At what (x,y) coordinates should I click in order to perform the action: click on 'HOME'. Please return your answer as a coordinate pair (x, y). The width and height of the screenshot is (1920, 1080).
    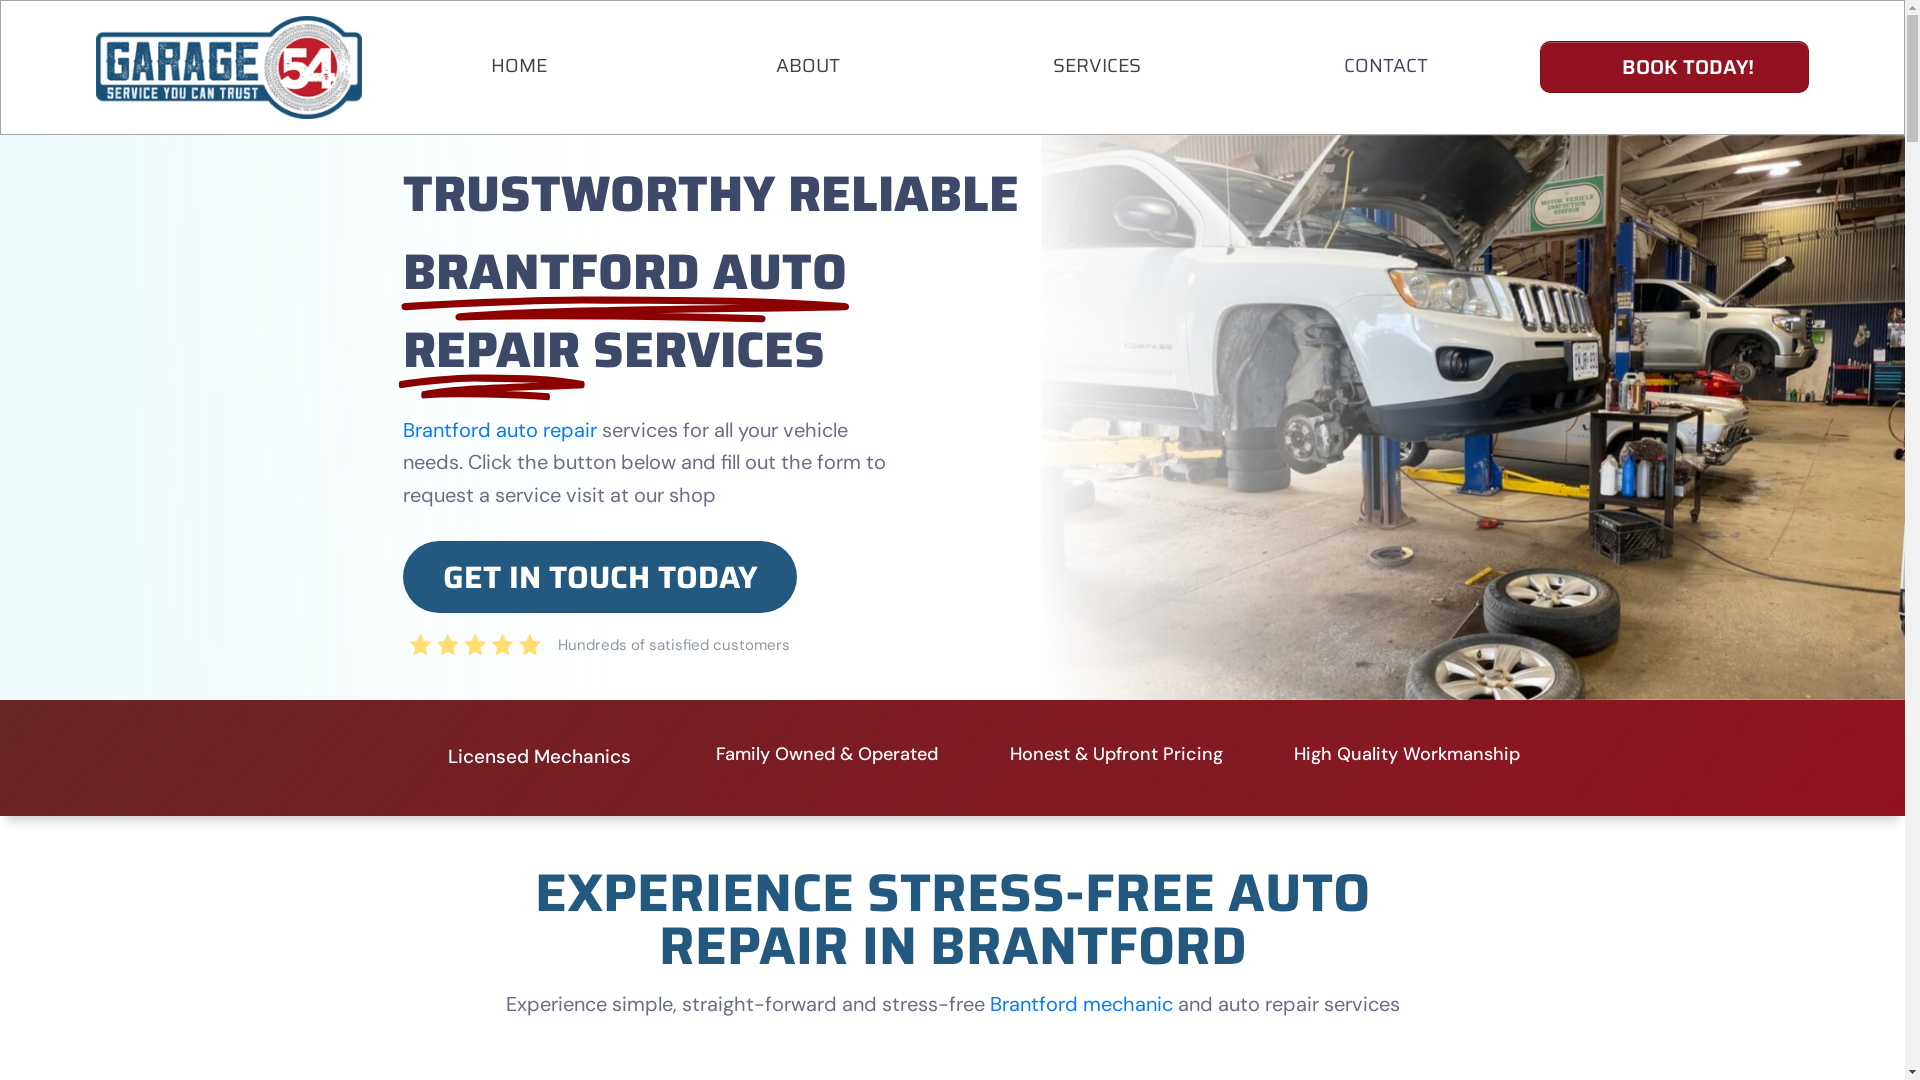
    Looking at the image, I should click on (490, 64).